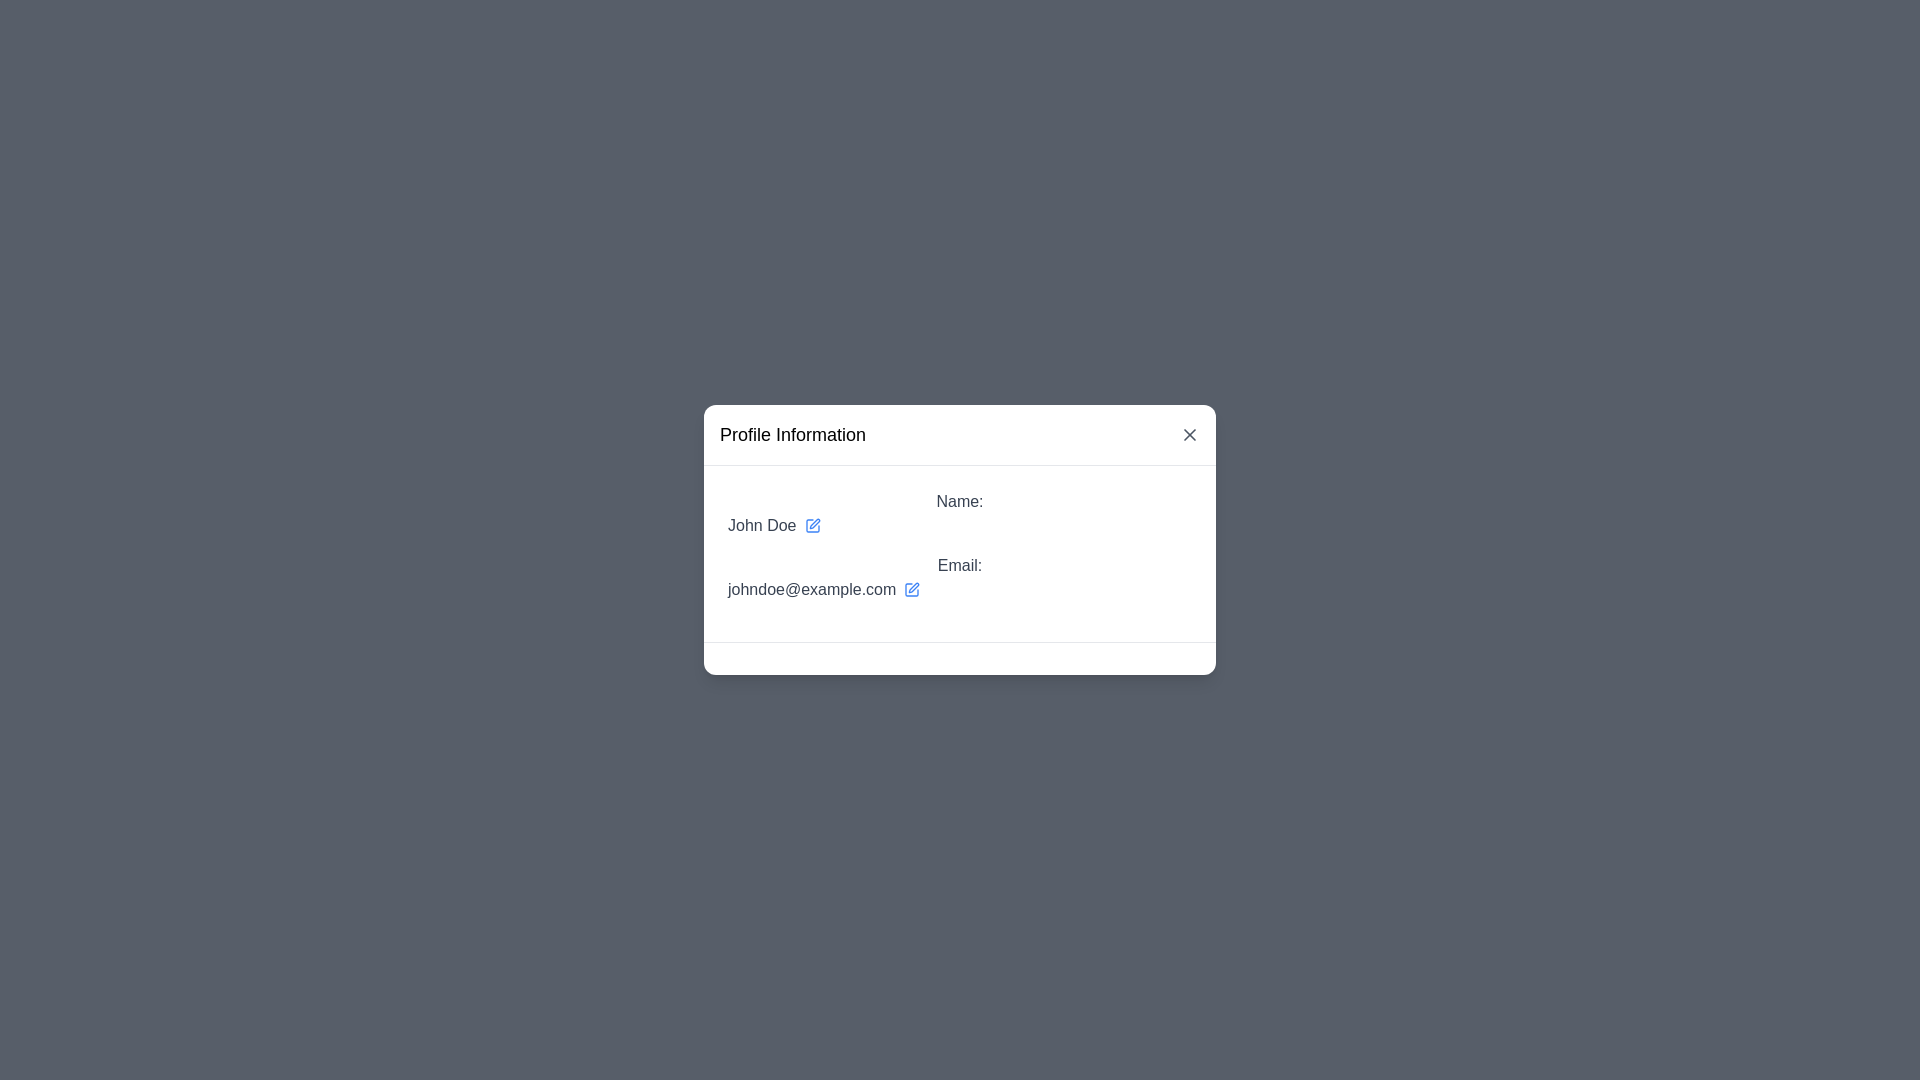 The image size is (1920, 1080). What do you see at coordinates (814, 523) in the screenshot?
I see `the graphical icon located to the right of the 'John Doe' text, which allows the user to edit or modify the associated content` at bounding box center [814, 523].